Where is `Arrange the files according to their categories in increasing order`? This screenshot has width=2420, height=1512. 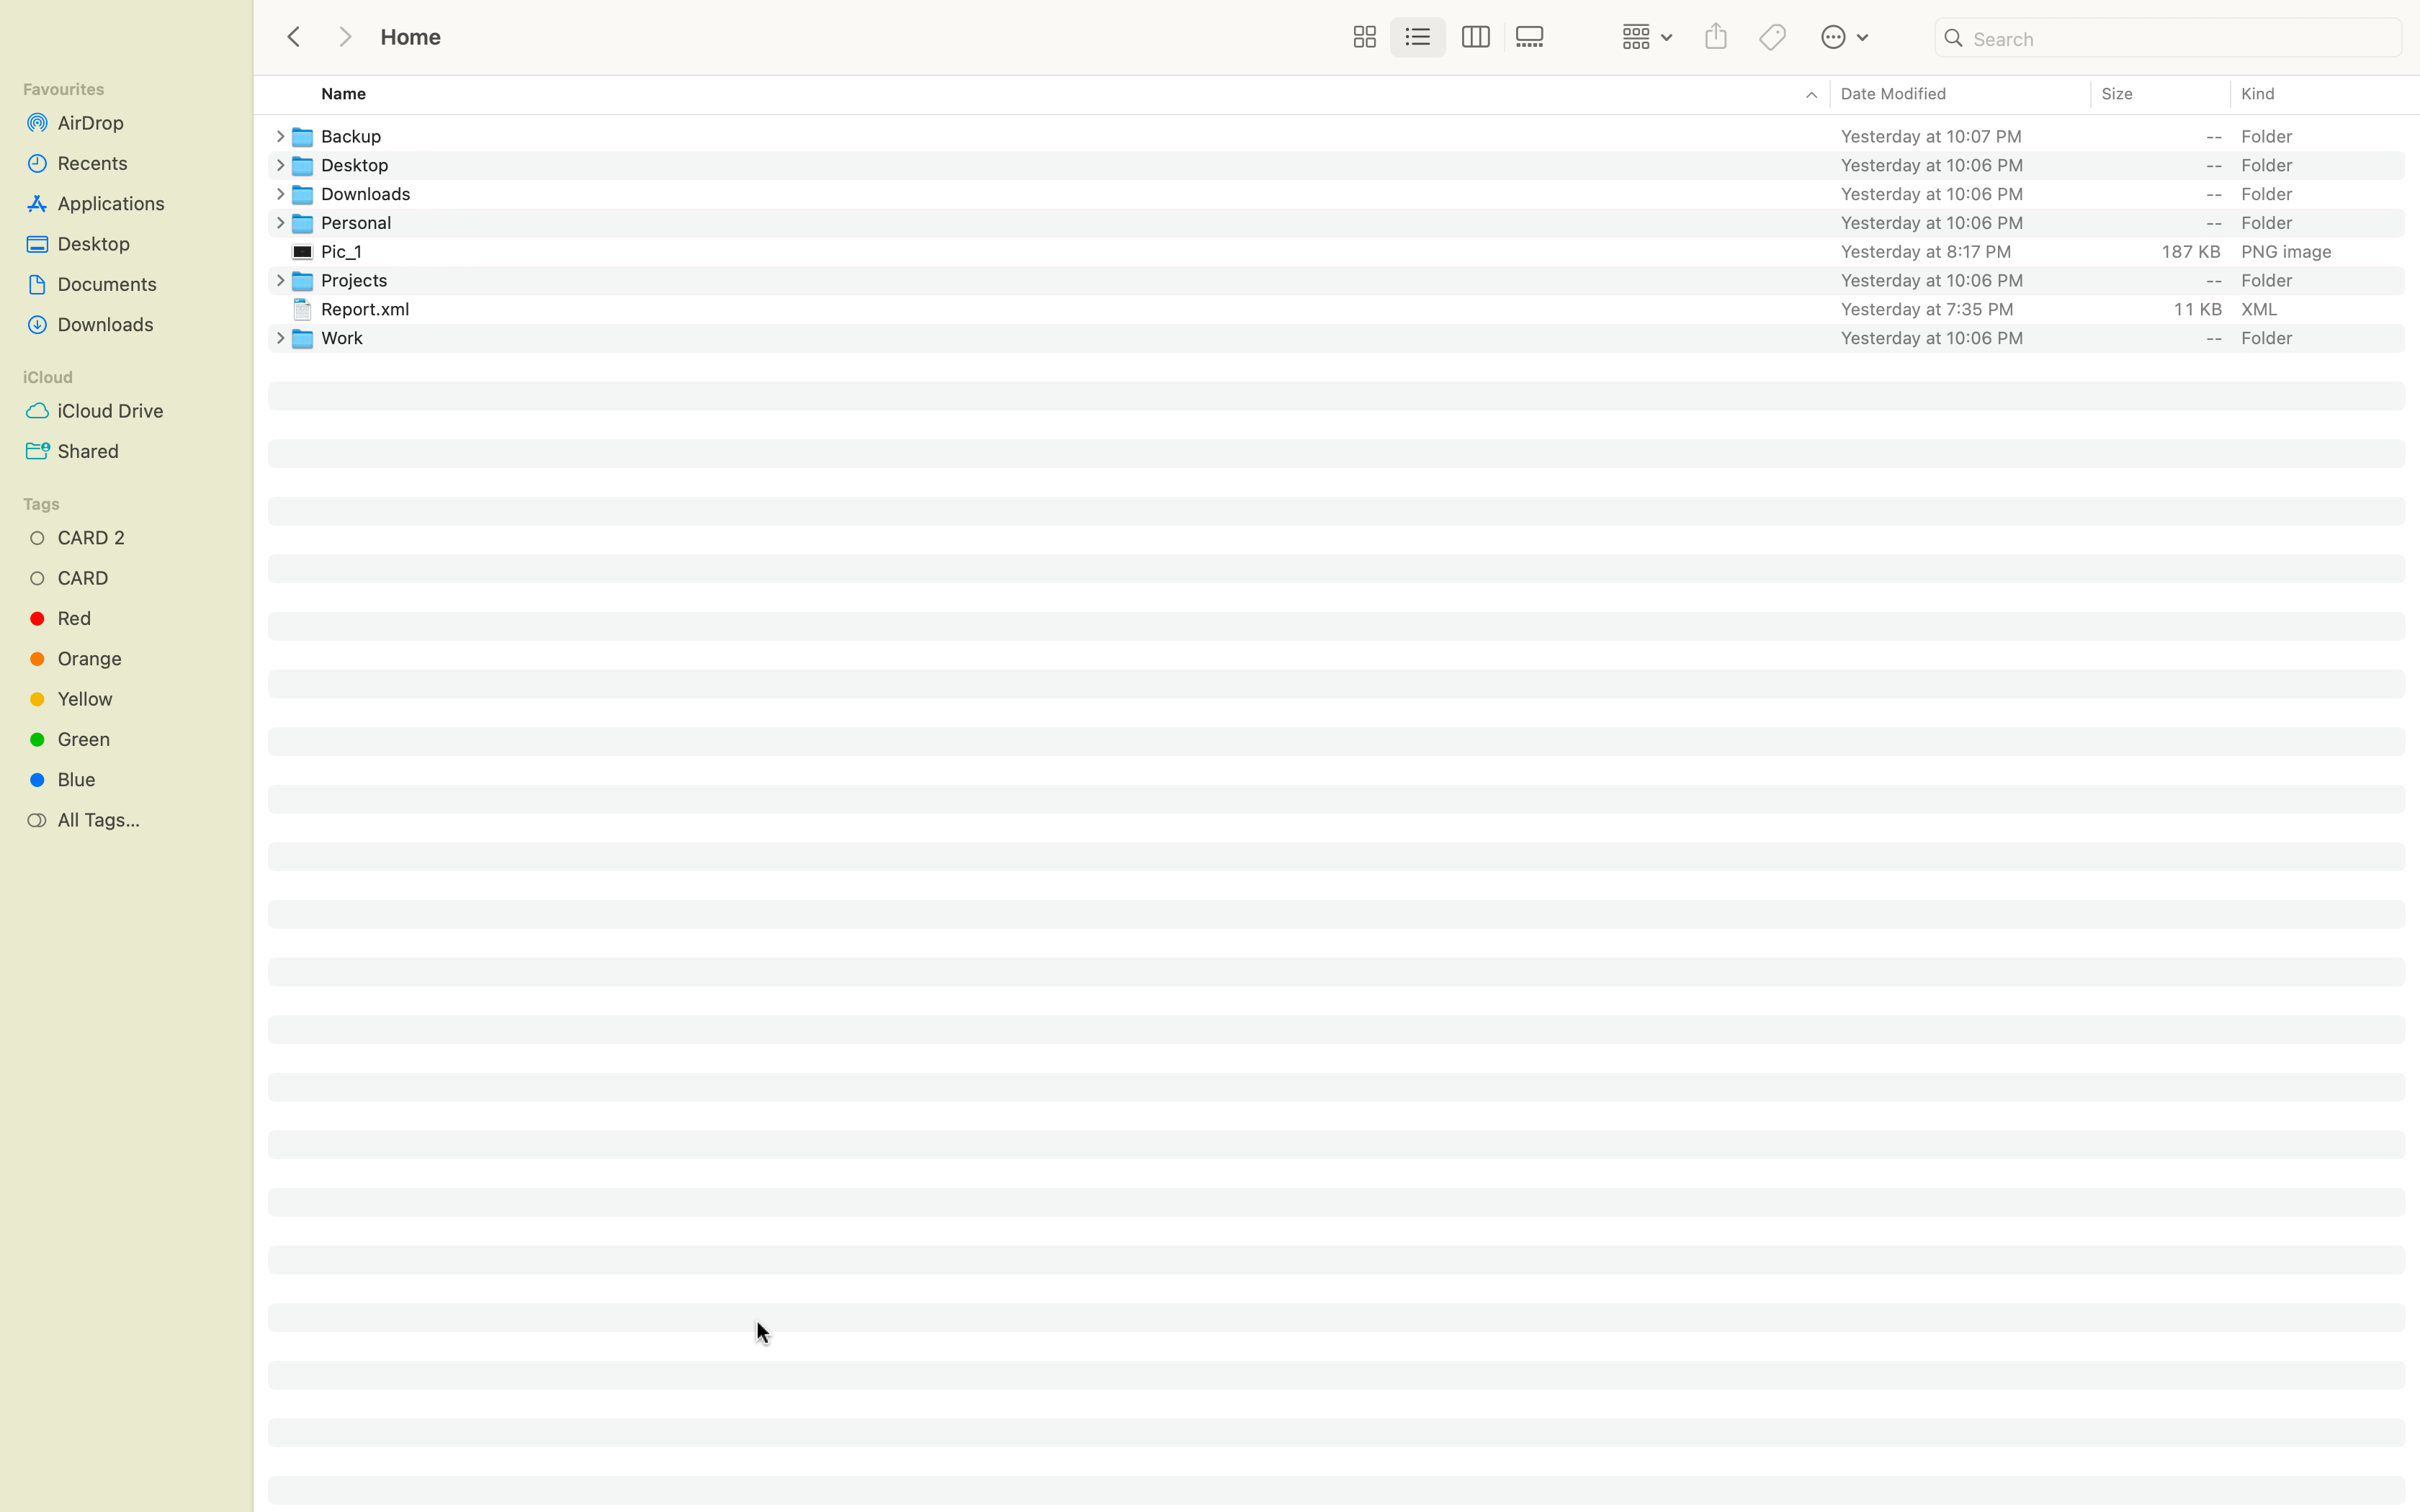 Arrange the files according to their categories in increasing order is located at coordinates (2313, 94).